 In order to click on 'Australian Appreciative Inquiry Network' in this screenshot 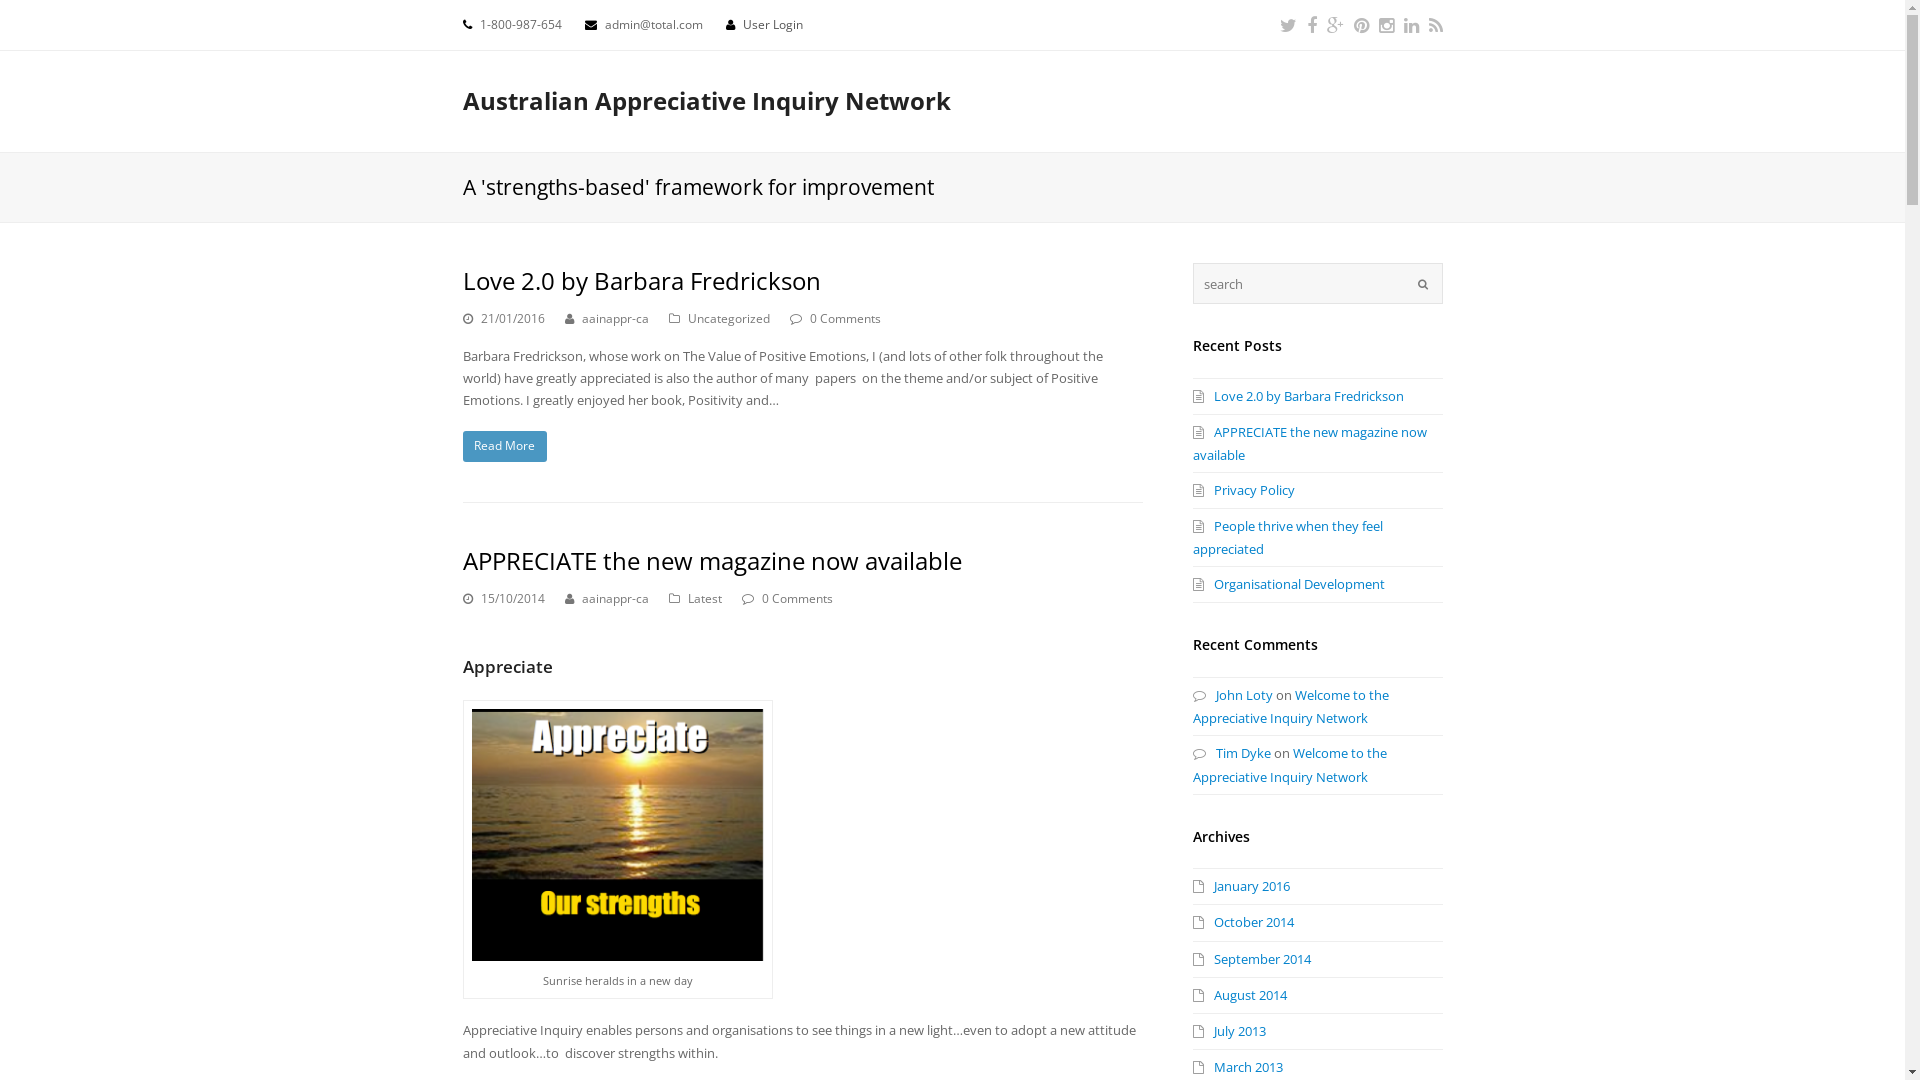, I will do `click(705, 100)`.